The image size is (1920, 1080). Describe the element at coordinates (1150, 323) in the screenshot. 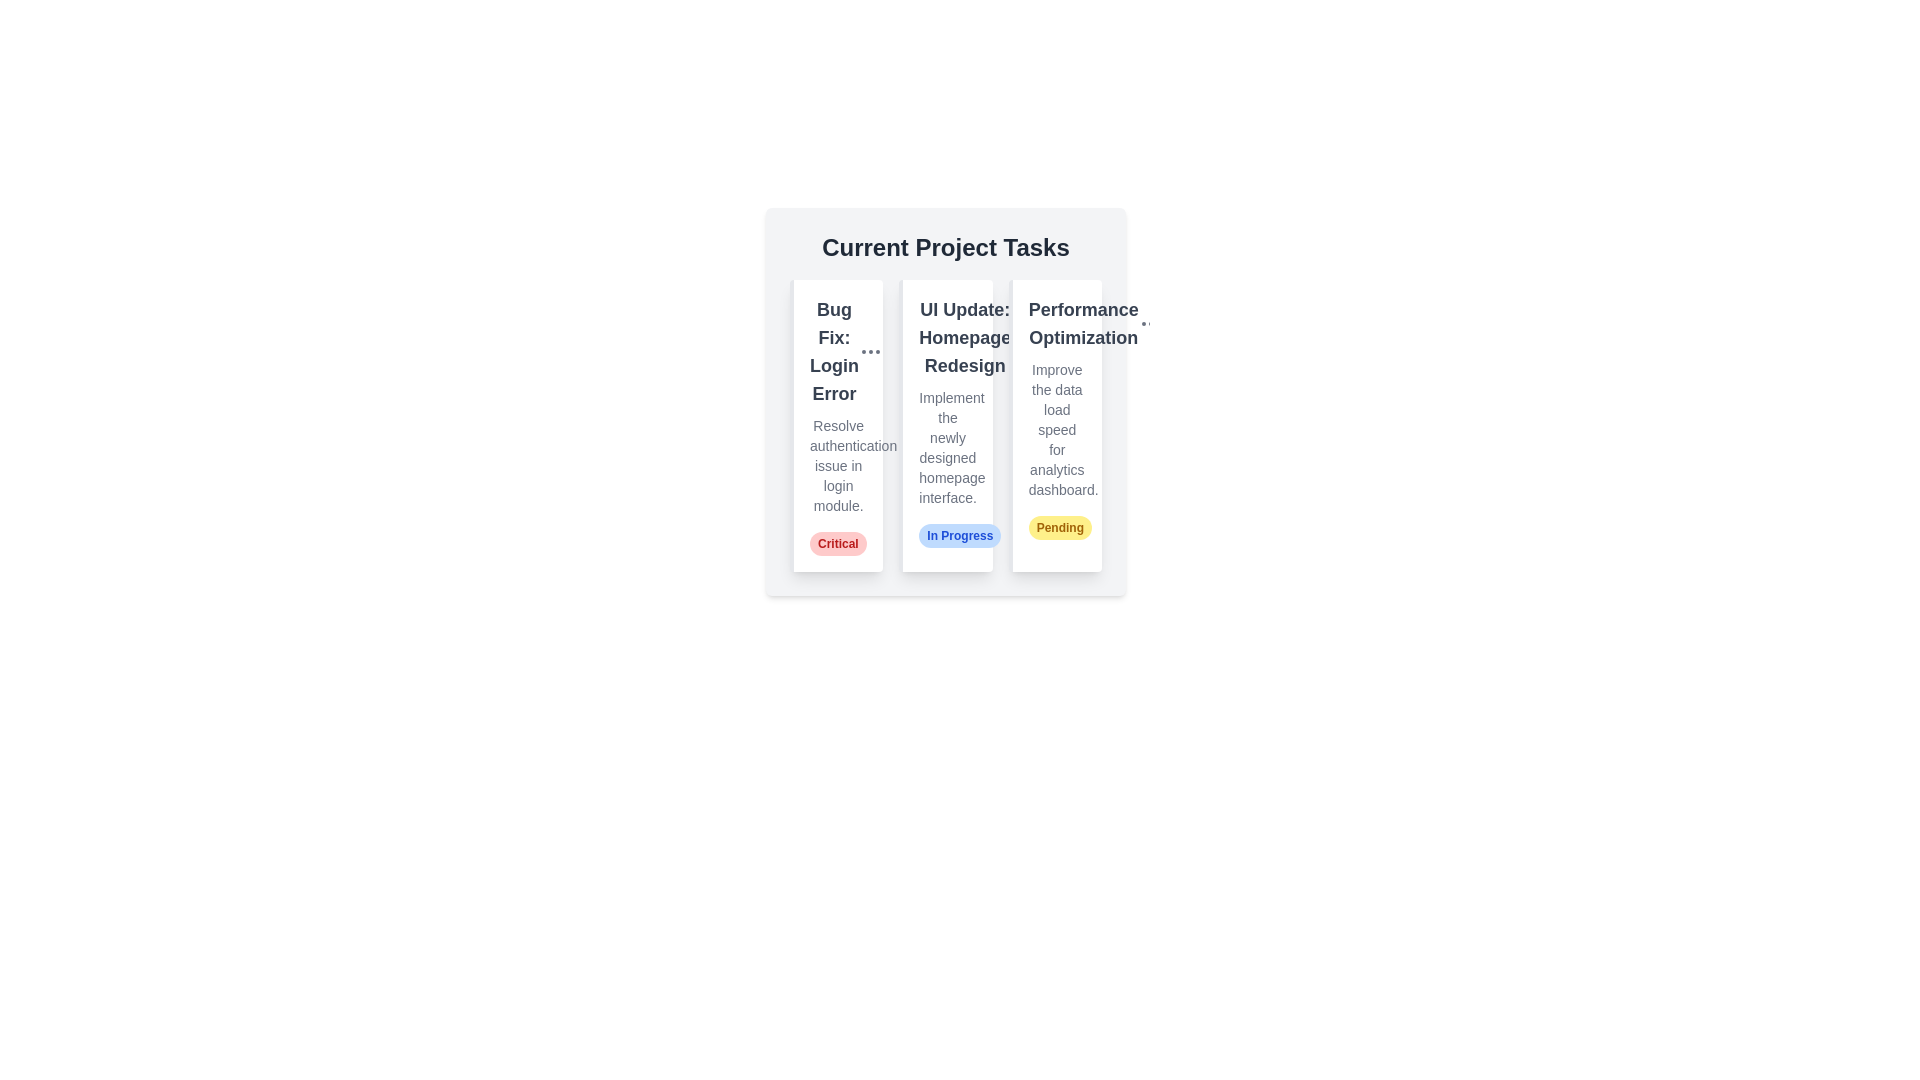

I see `options button for the task titled 'Performance Optimization'` at that location.